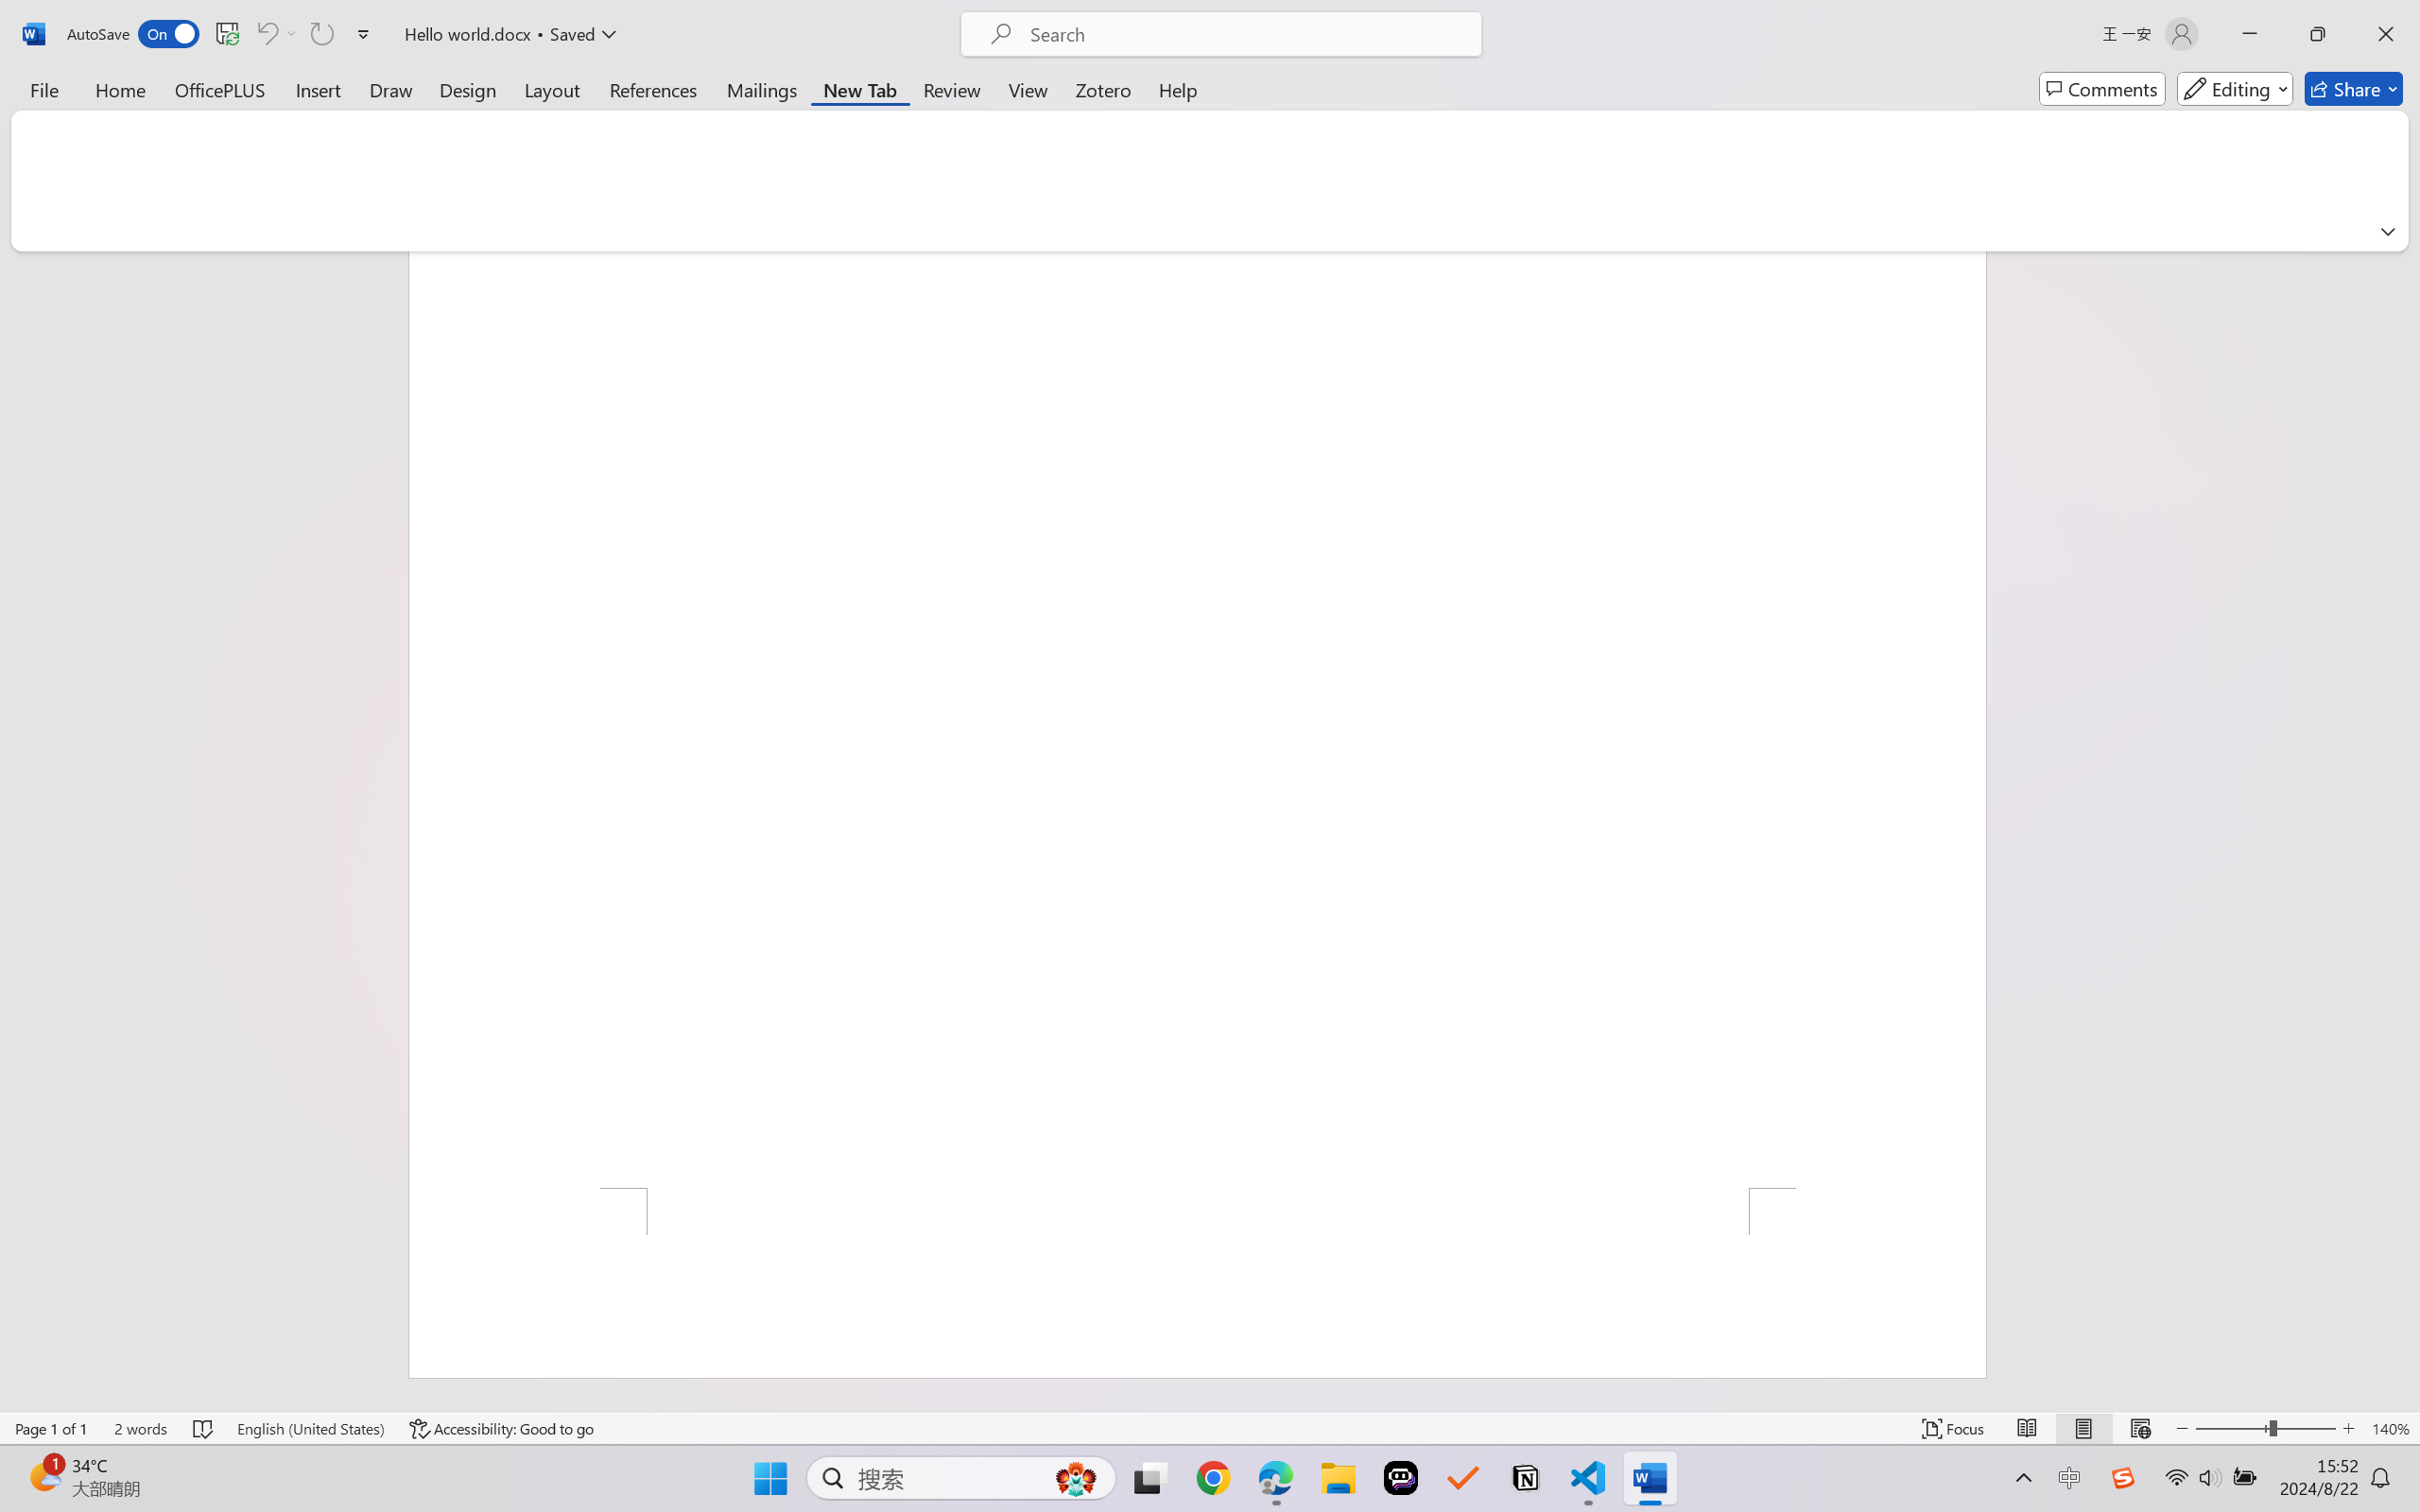 Image resolution: width=2420 pixels, height=1512 pixels. What do you see at coordinates (265, 33) in the screenshot?
I see `'Can'` at bounding box center [265, 33].